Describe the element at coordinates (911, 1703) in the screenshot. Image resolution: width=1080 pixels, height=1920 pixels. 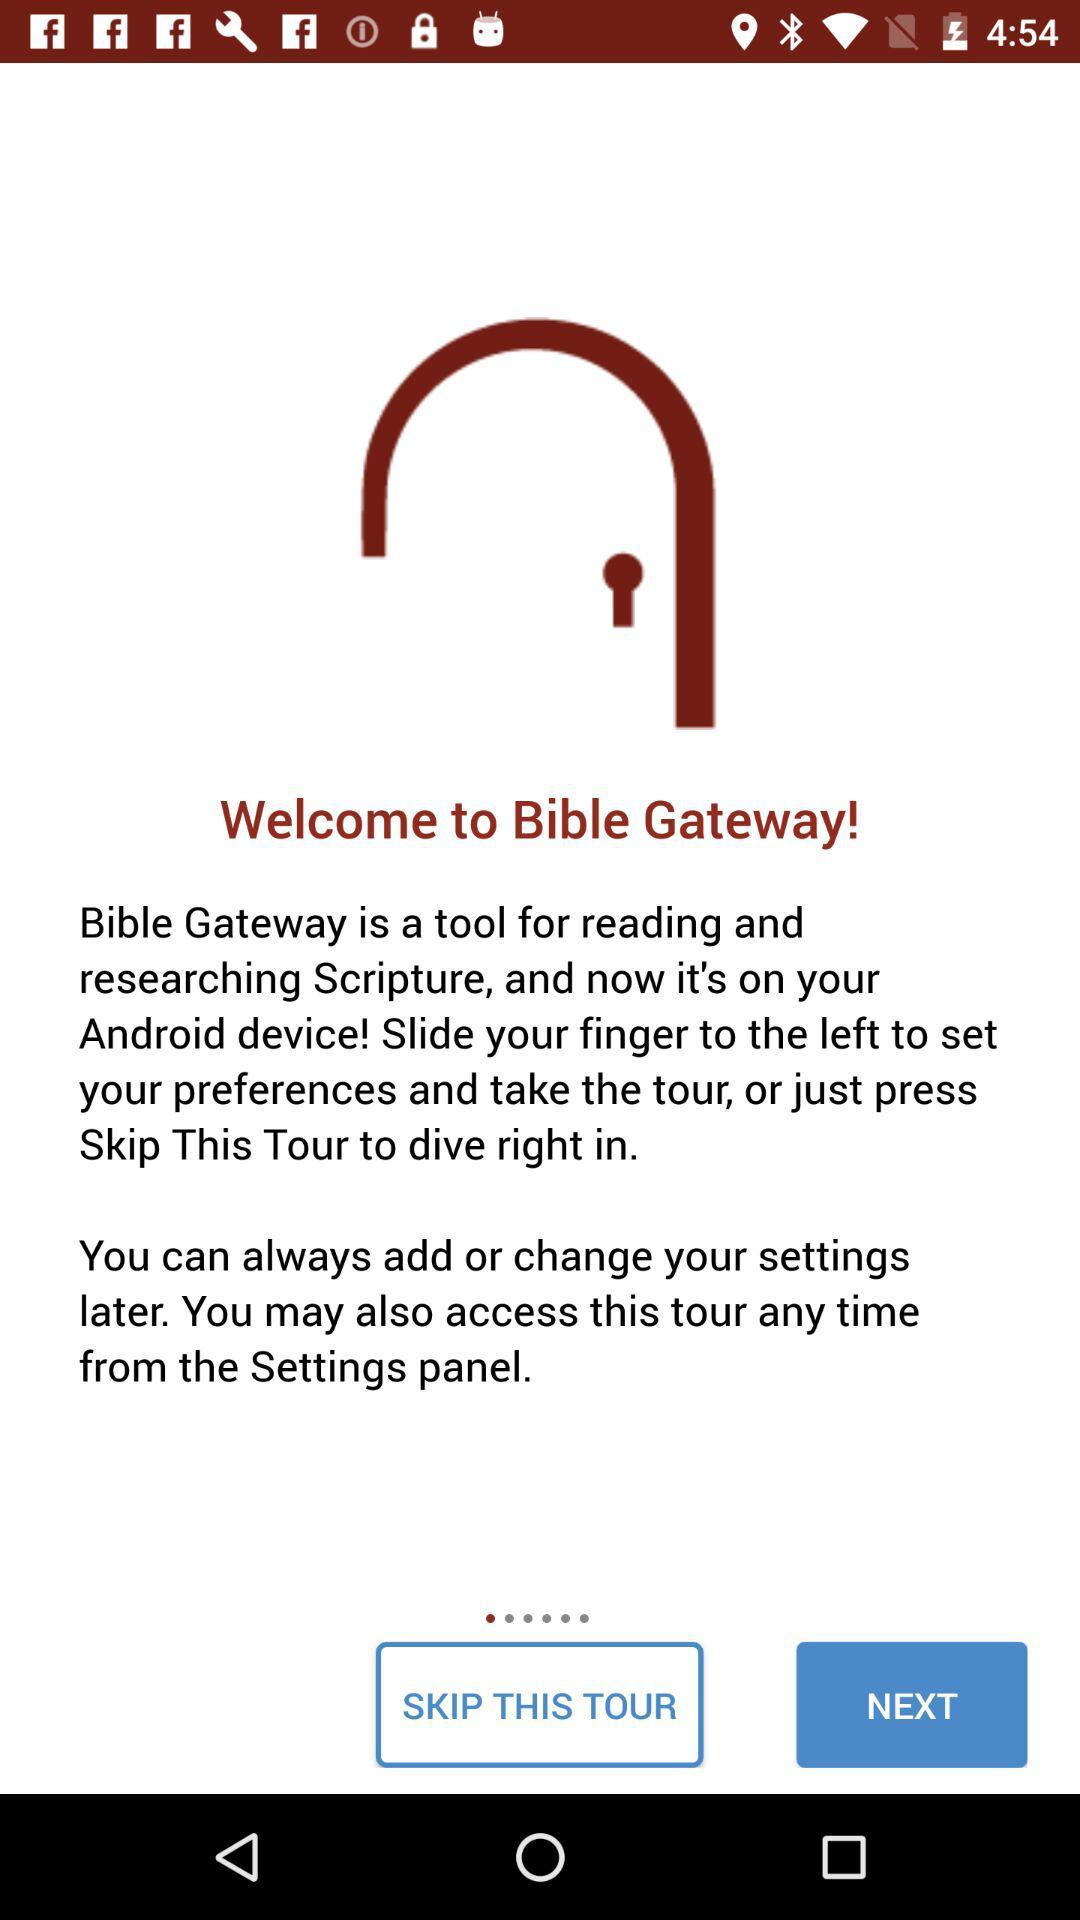
I see `next icon` at that location.